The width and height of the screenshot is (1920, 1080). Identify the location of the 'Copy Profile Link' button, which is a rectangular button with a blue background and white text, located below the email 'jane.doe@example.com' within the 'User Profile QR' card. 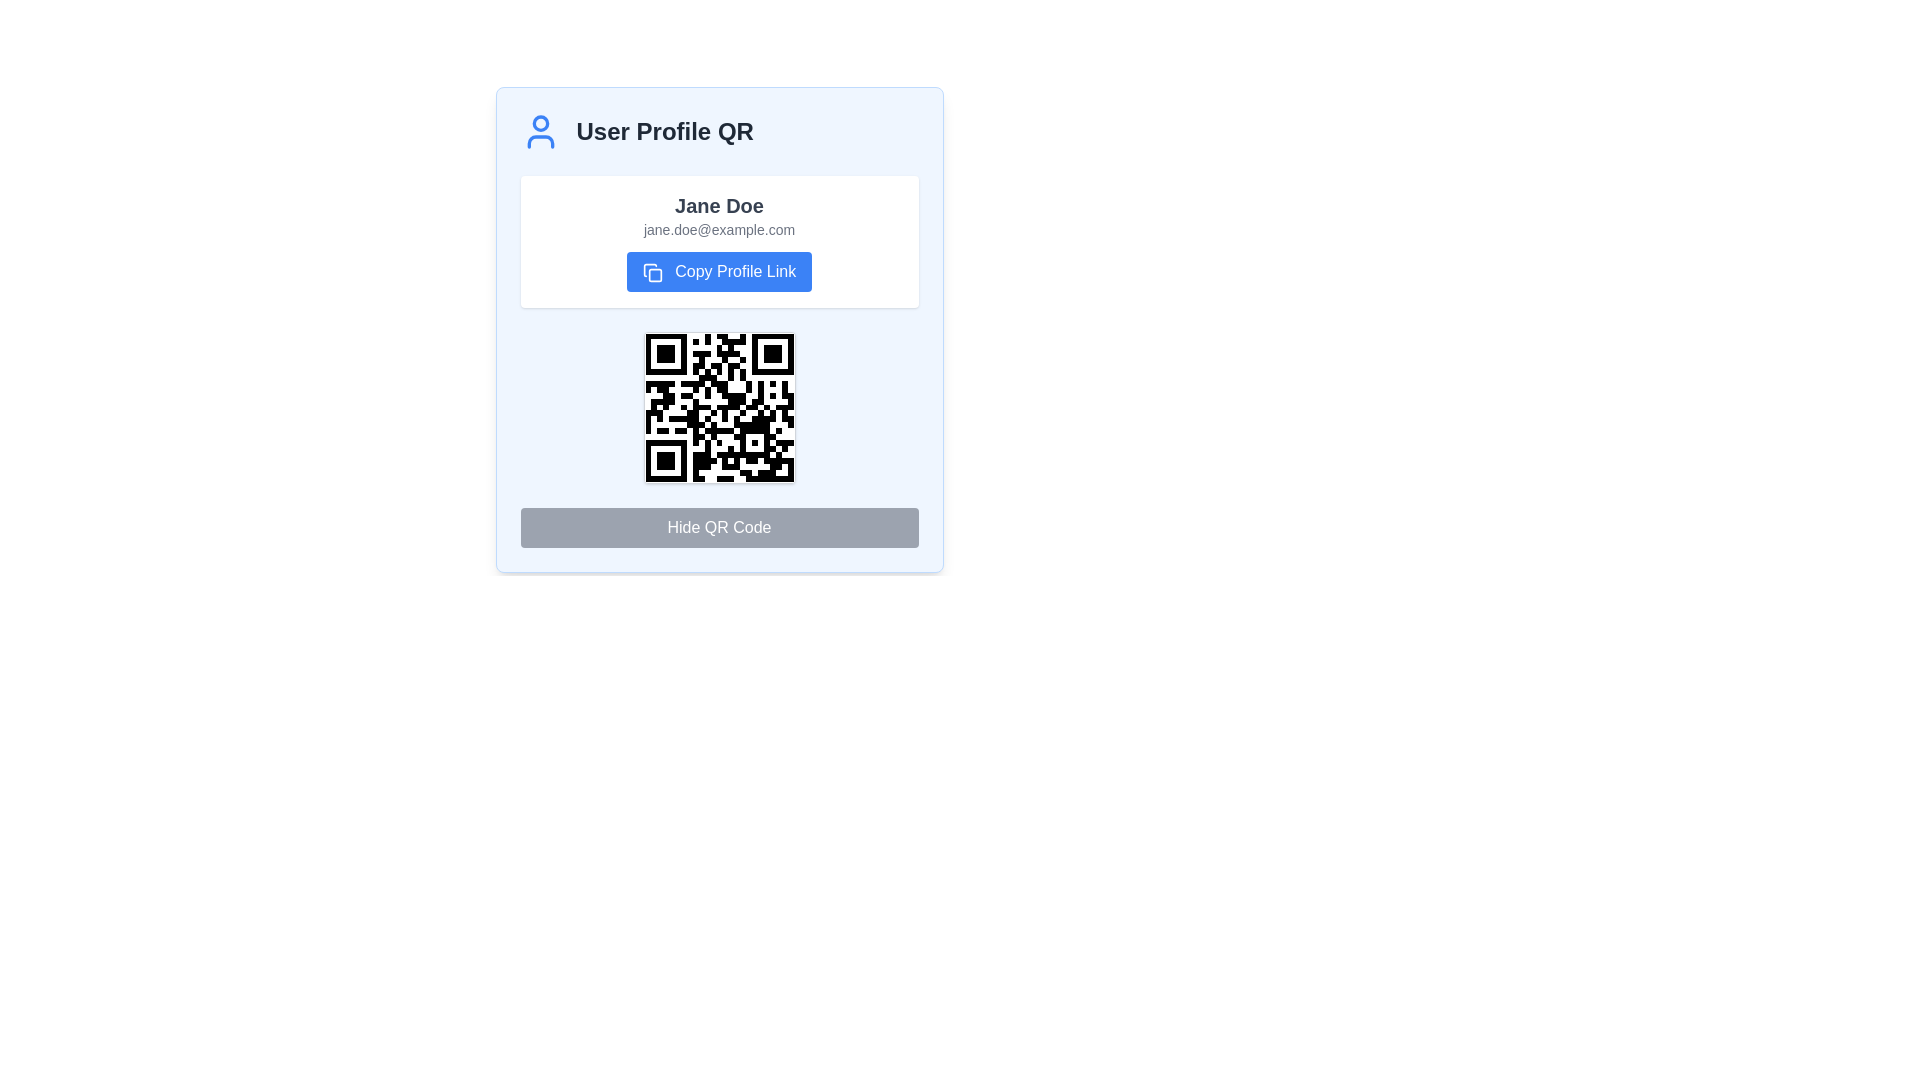
(719, 272).